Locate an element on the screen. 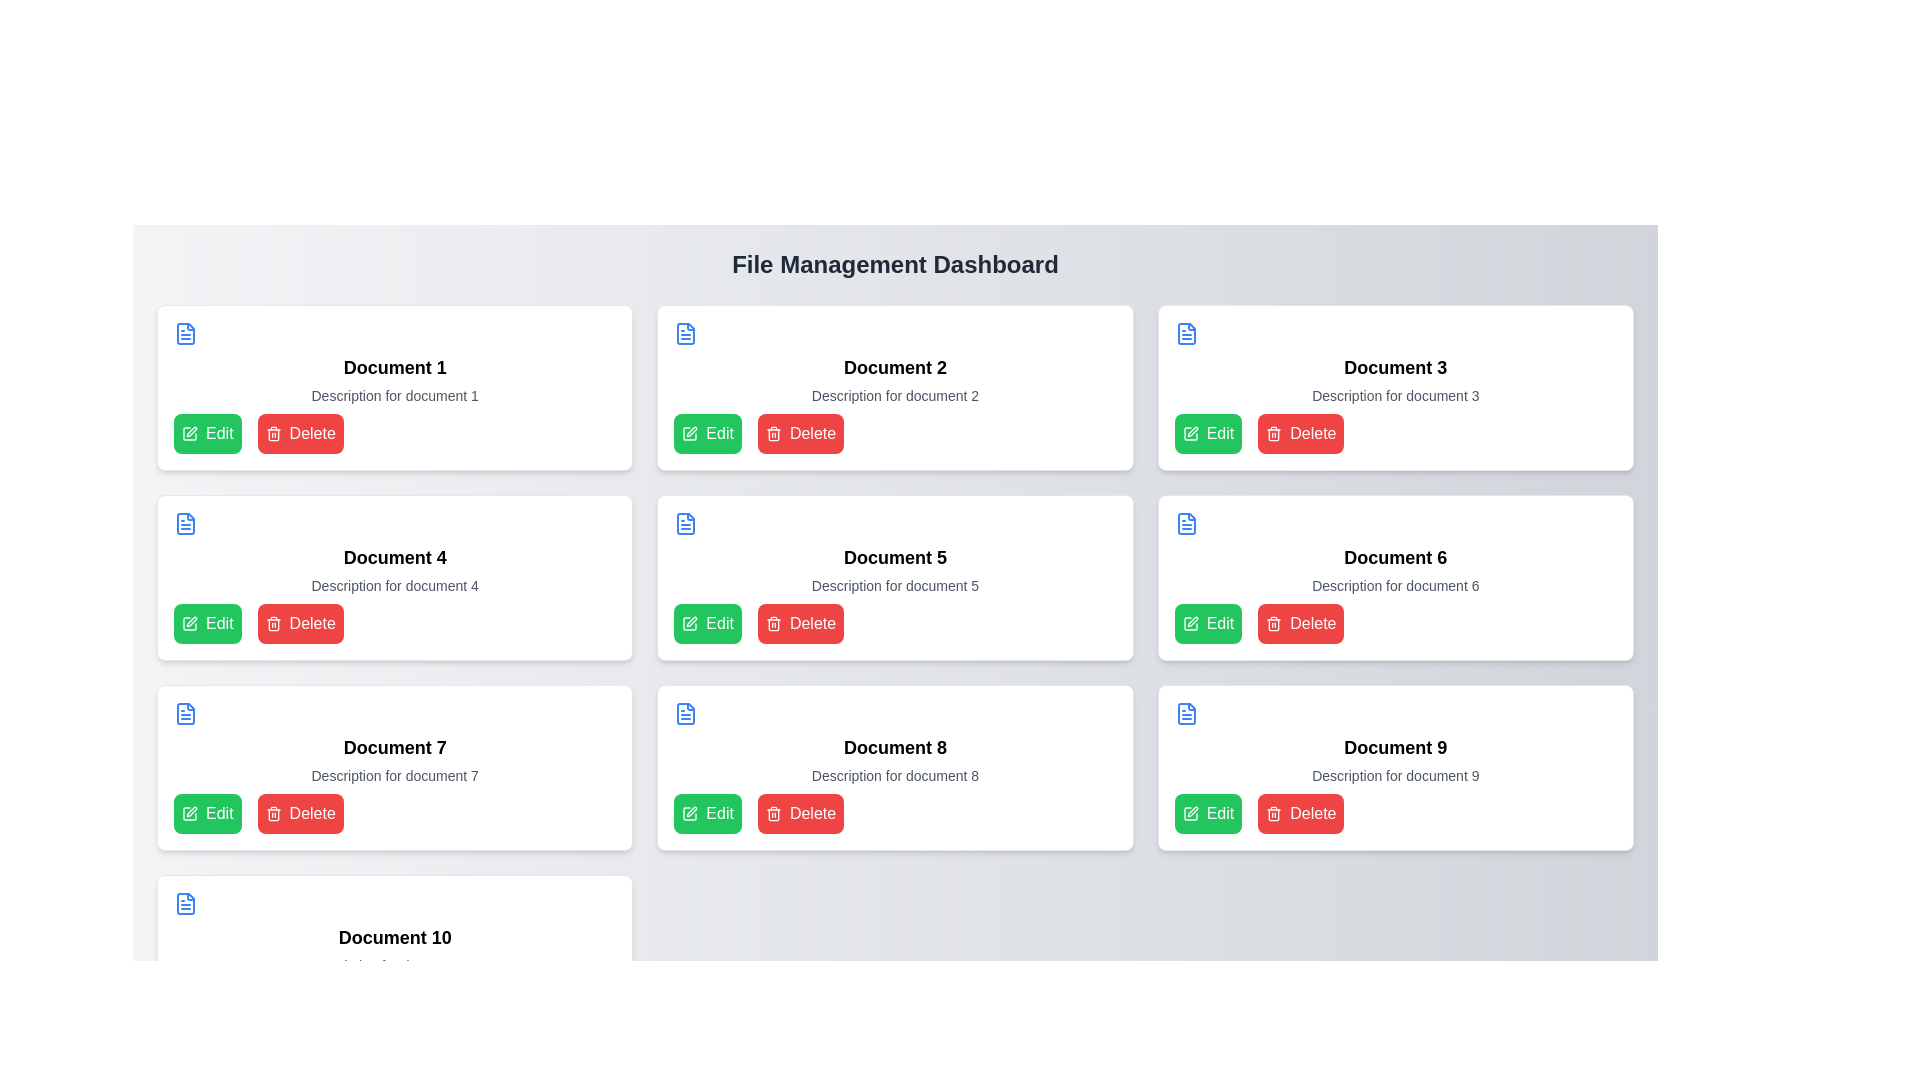 The image size is (1920, 1080). the Text label representing the title 'Document 4' within the card component located in the first column, second row of the grid layout is located at coordinates (395, 558).